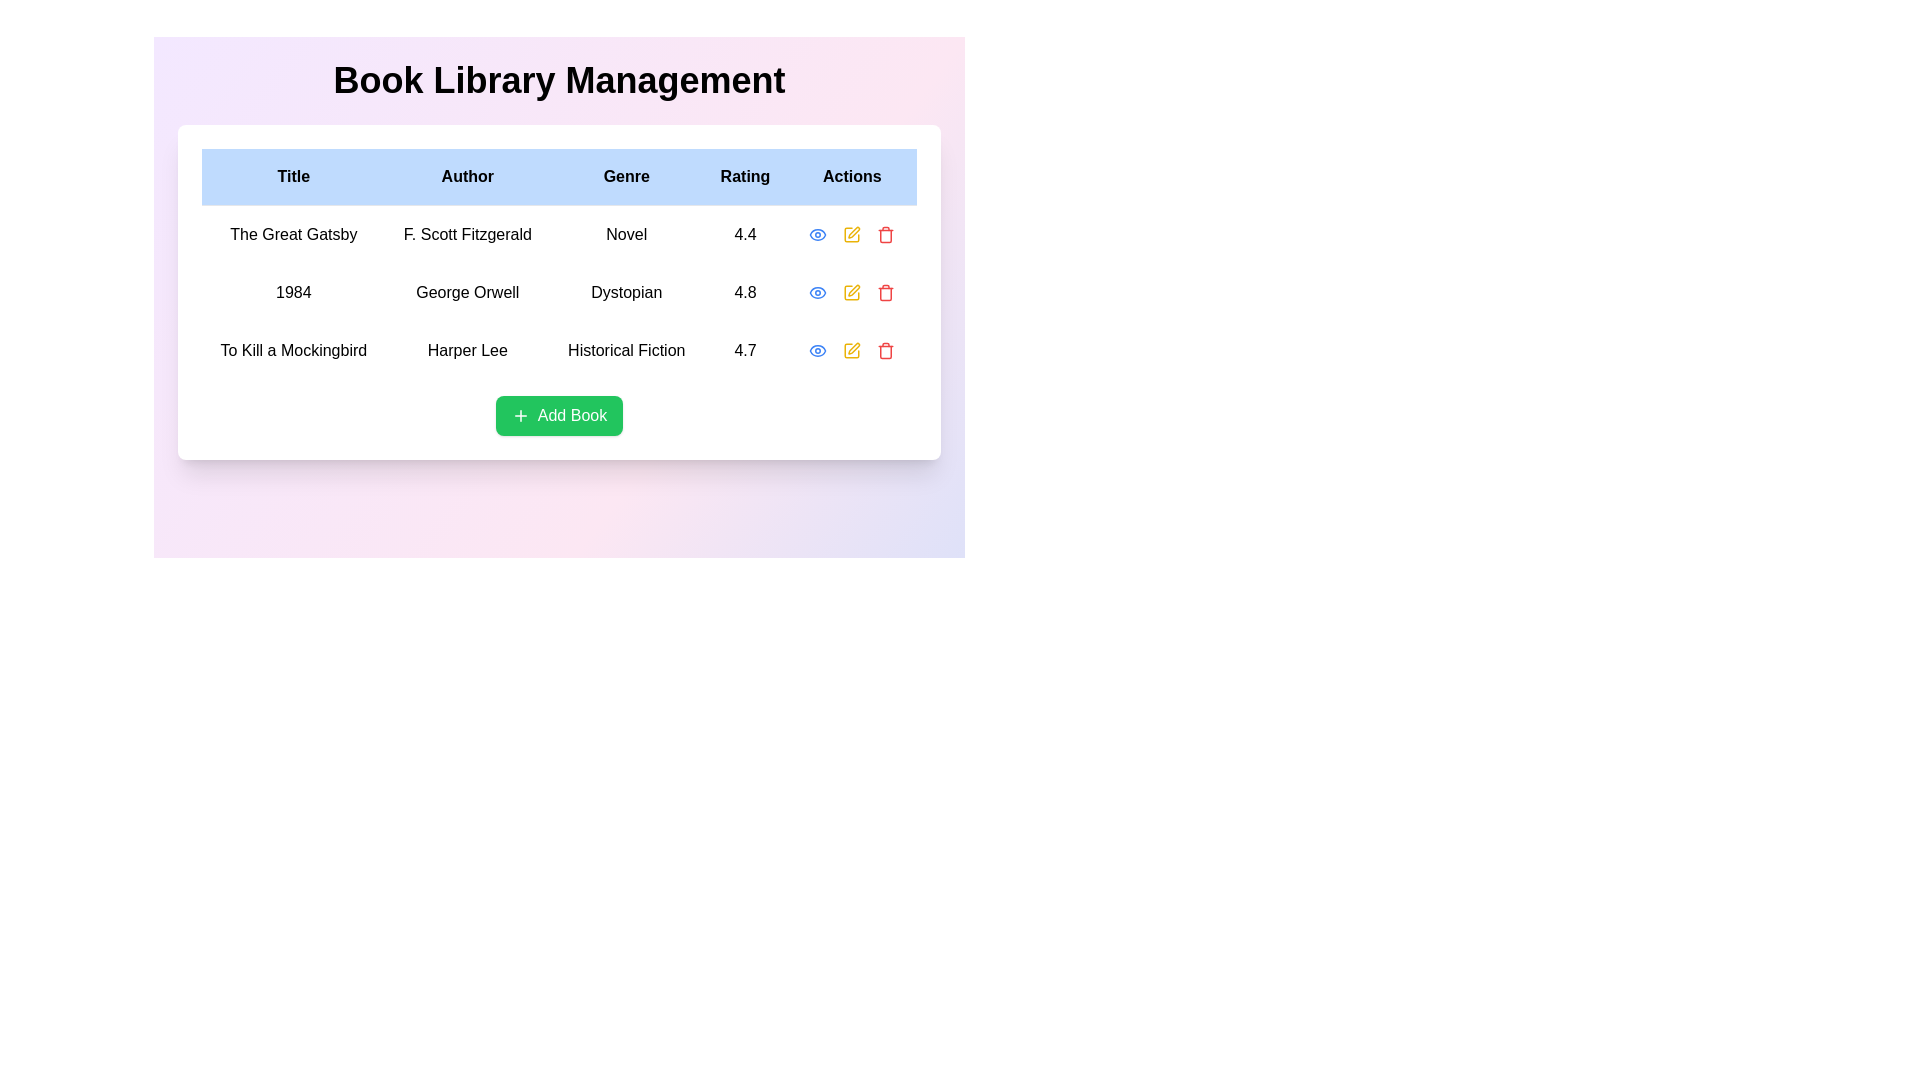 This screenshot has width=1920, height=1080. I want to click on numerical rating displayed as '4.7' in bold black text located in the 'Rating' column of the table, so click(744, 350).